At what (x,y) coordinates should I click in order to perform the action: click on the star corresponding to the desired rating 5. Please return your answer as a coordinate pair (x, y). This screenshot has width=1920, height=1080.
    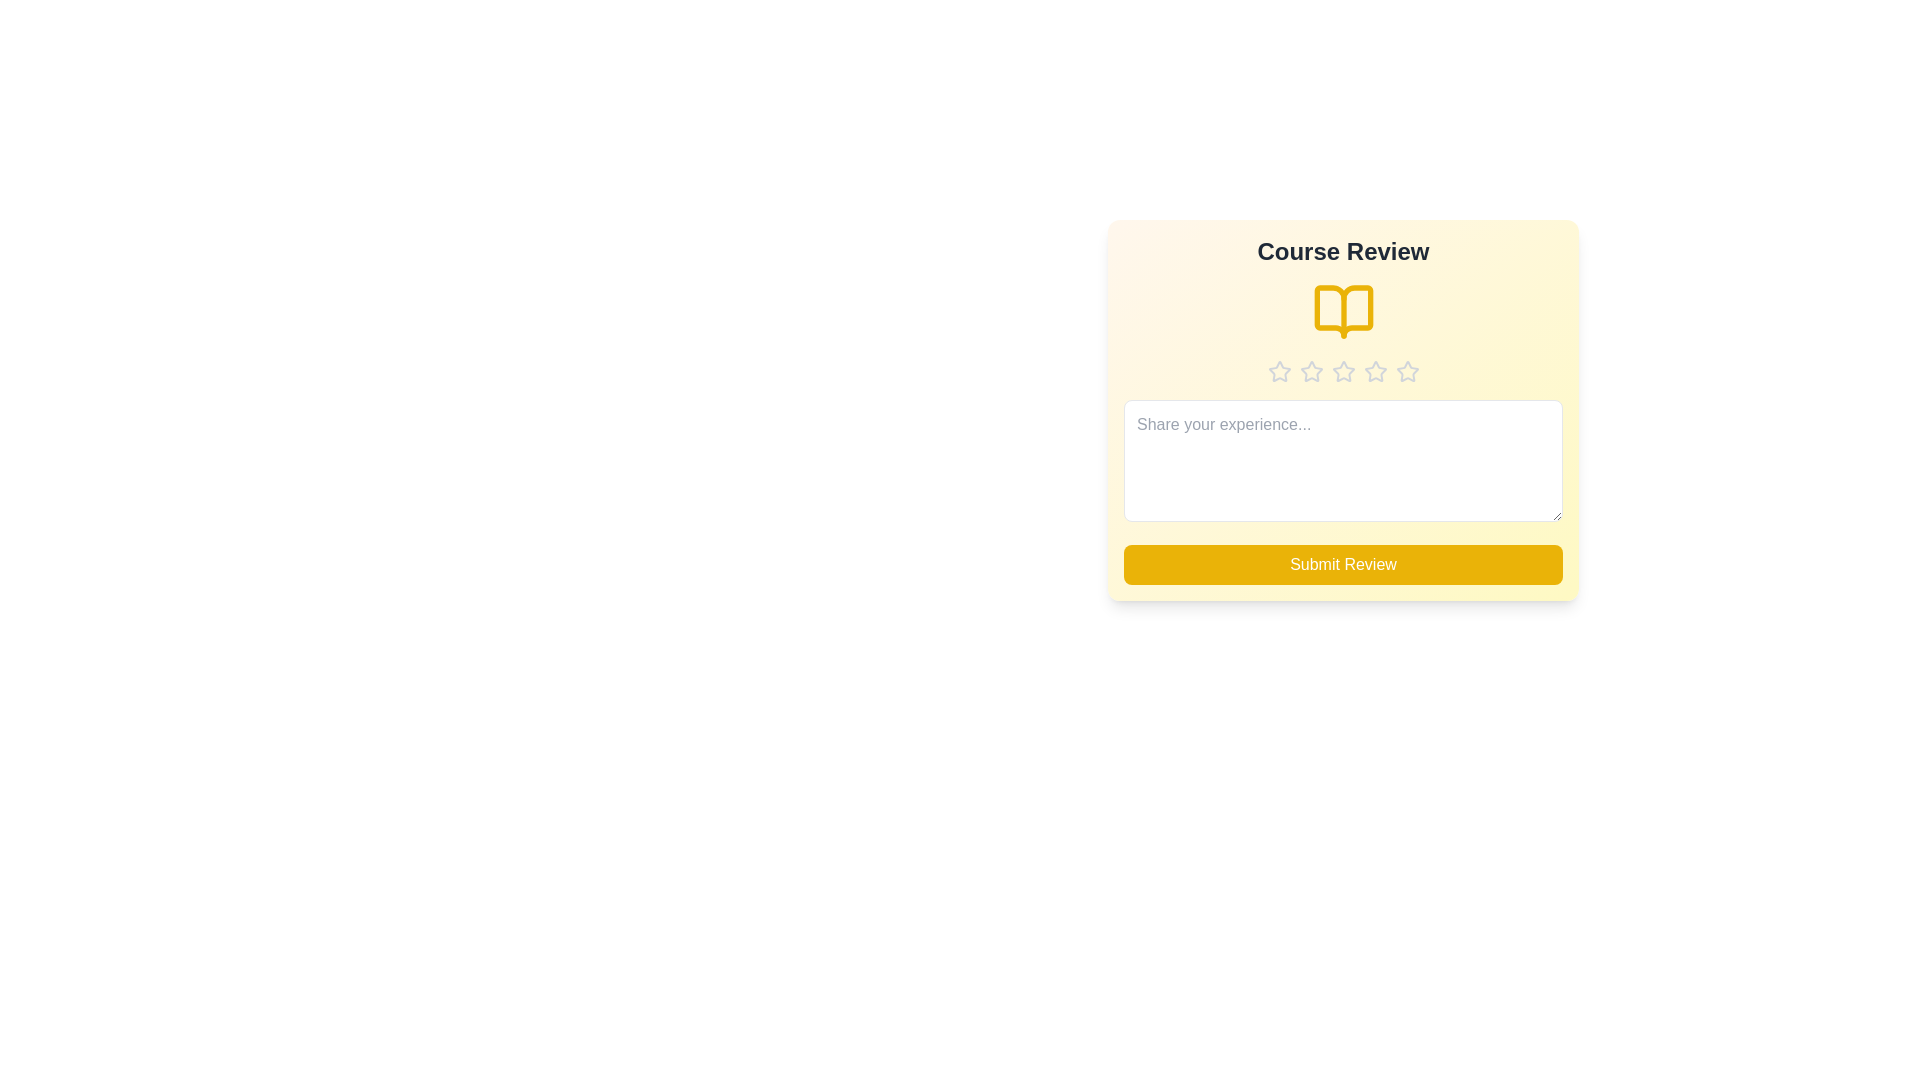
    Looking at the image, I should click on (1406, 371).